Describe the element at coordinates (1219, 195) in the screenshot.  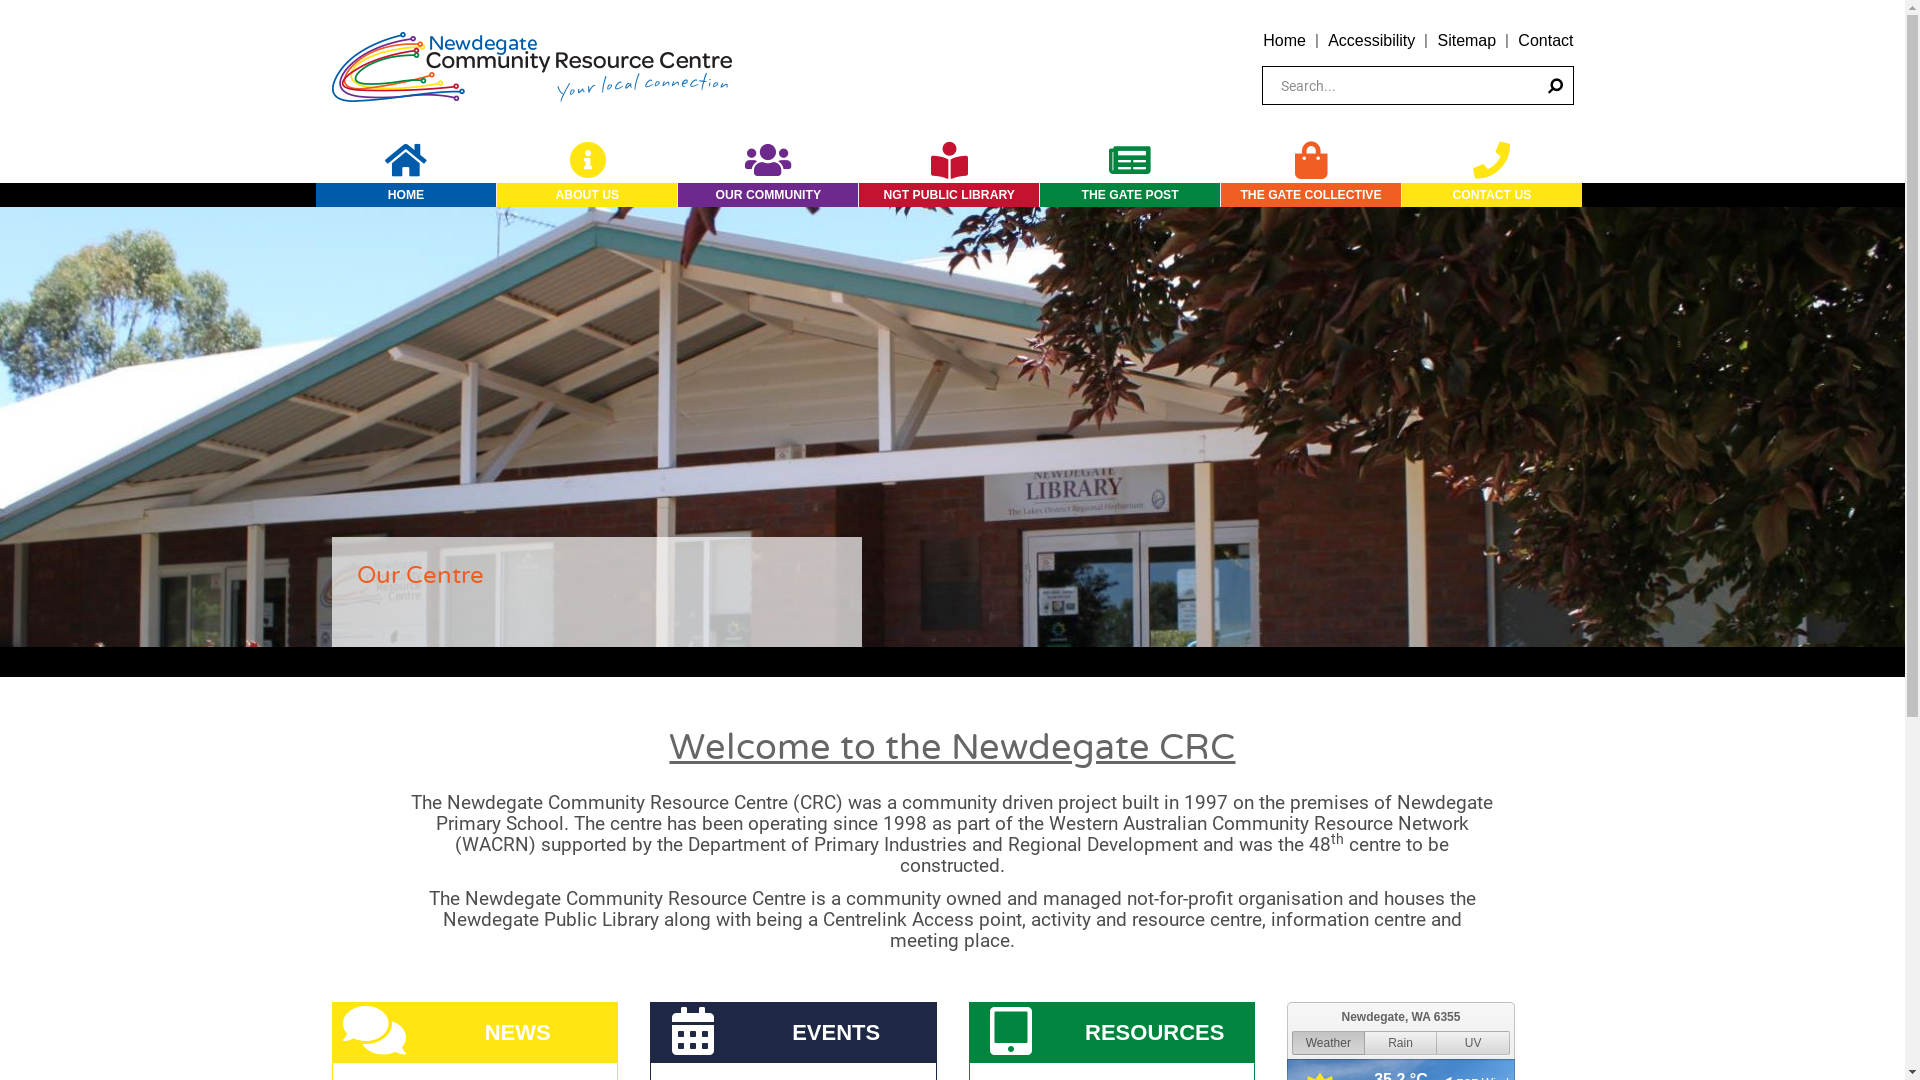
I see `'THE GATE COLLECTIVE'` at that location.